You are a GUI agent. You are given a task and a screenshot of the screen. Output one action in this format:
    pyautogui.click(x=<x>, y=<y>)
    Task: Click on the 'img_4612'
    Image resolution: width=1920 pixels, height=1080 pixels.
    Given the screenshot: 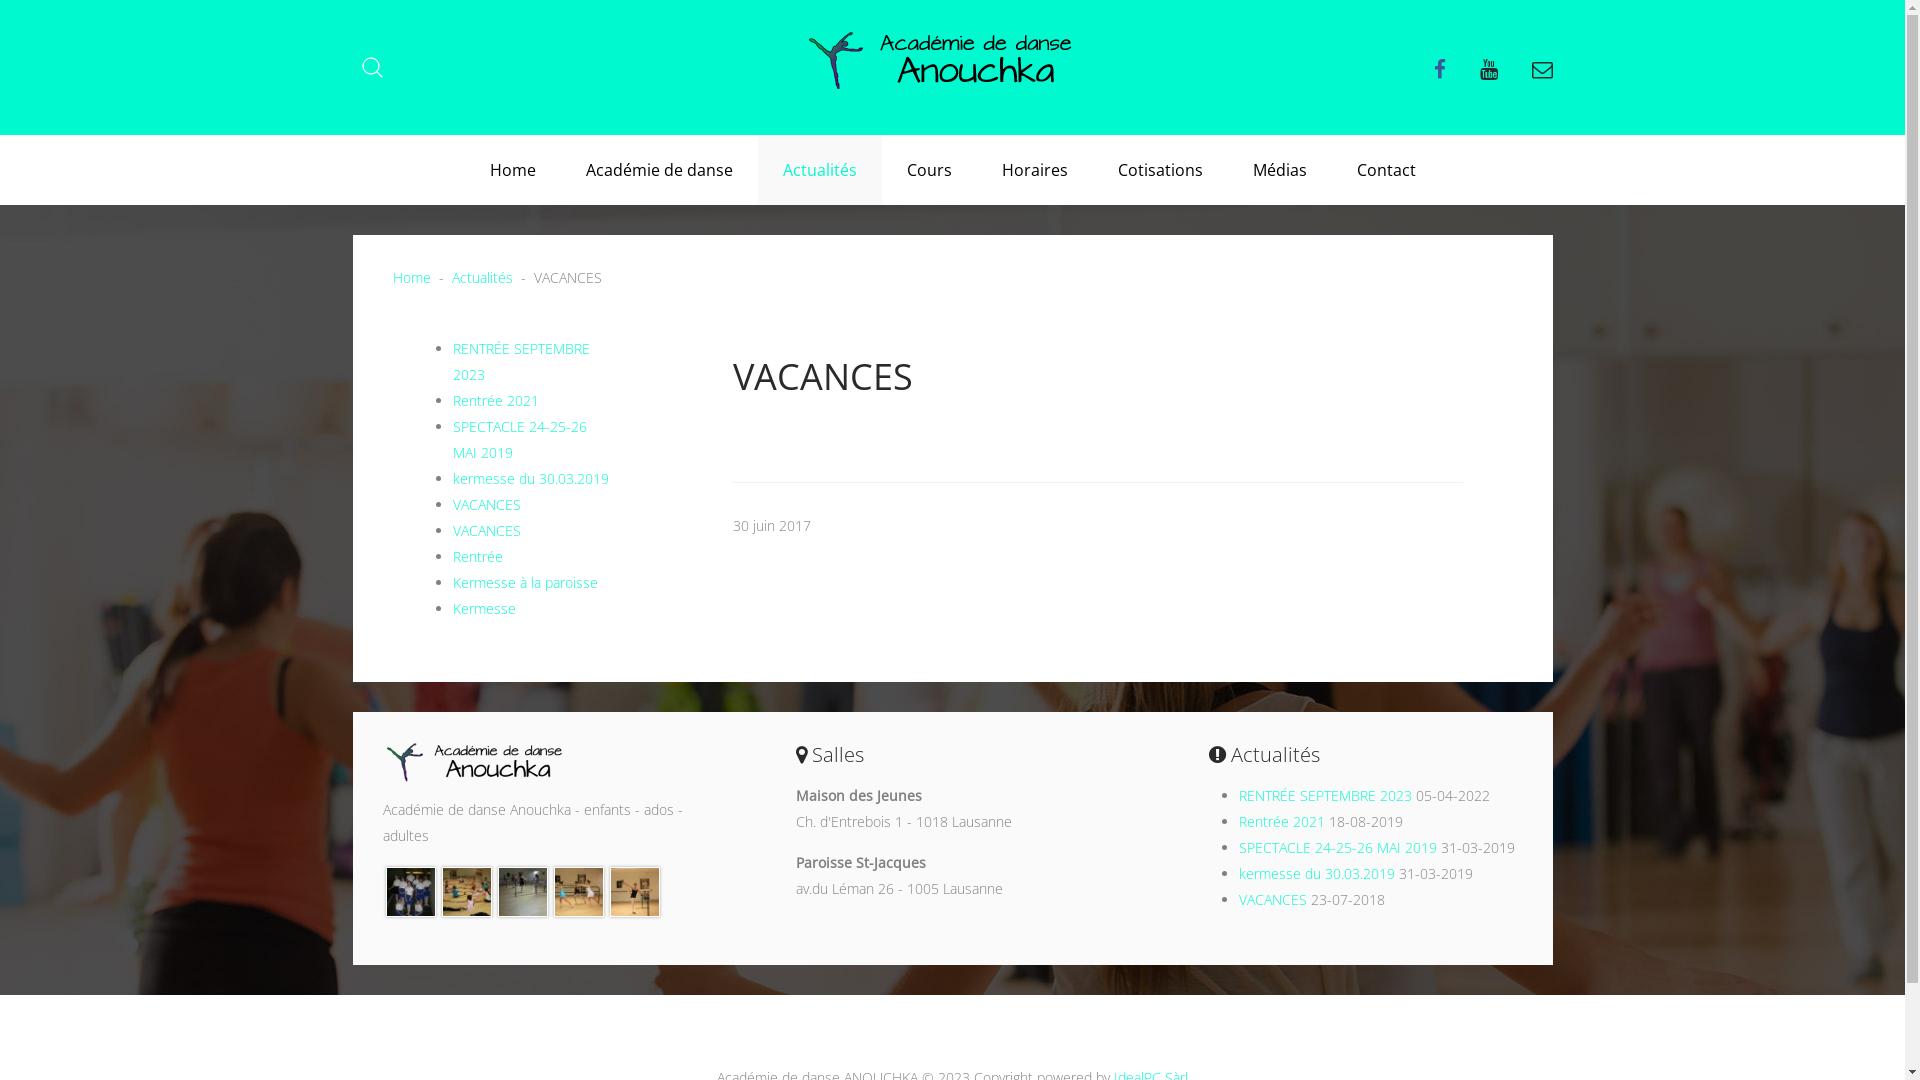 What is the action you would take?
    pyautogui.click(x=410, y=889)
    